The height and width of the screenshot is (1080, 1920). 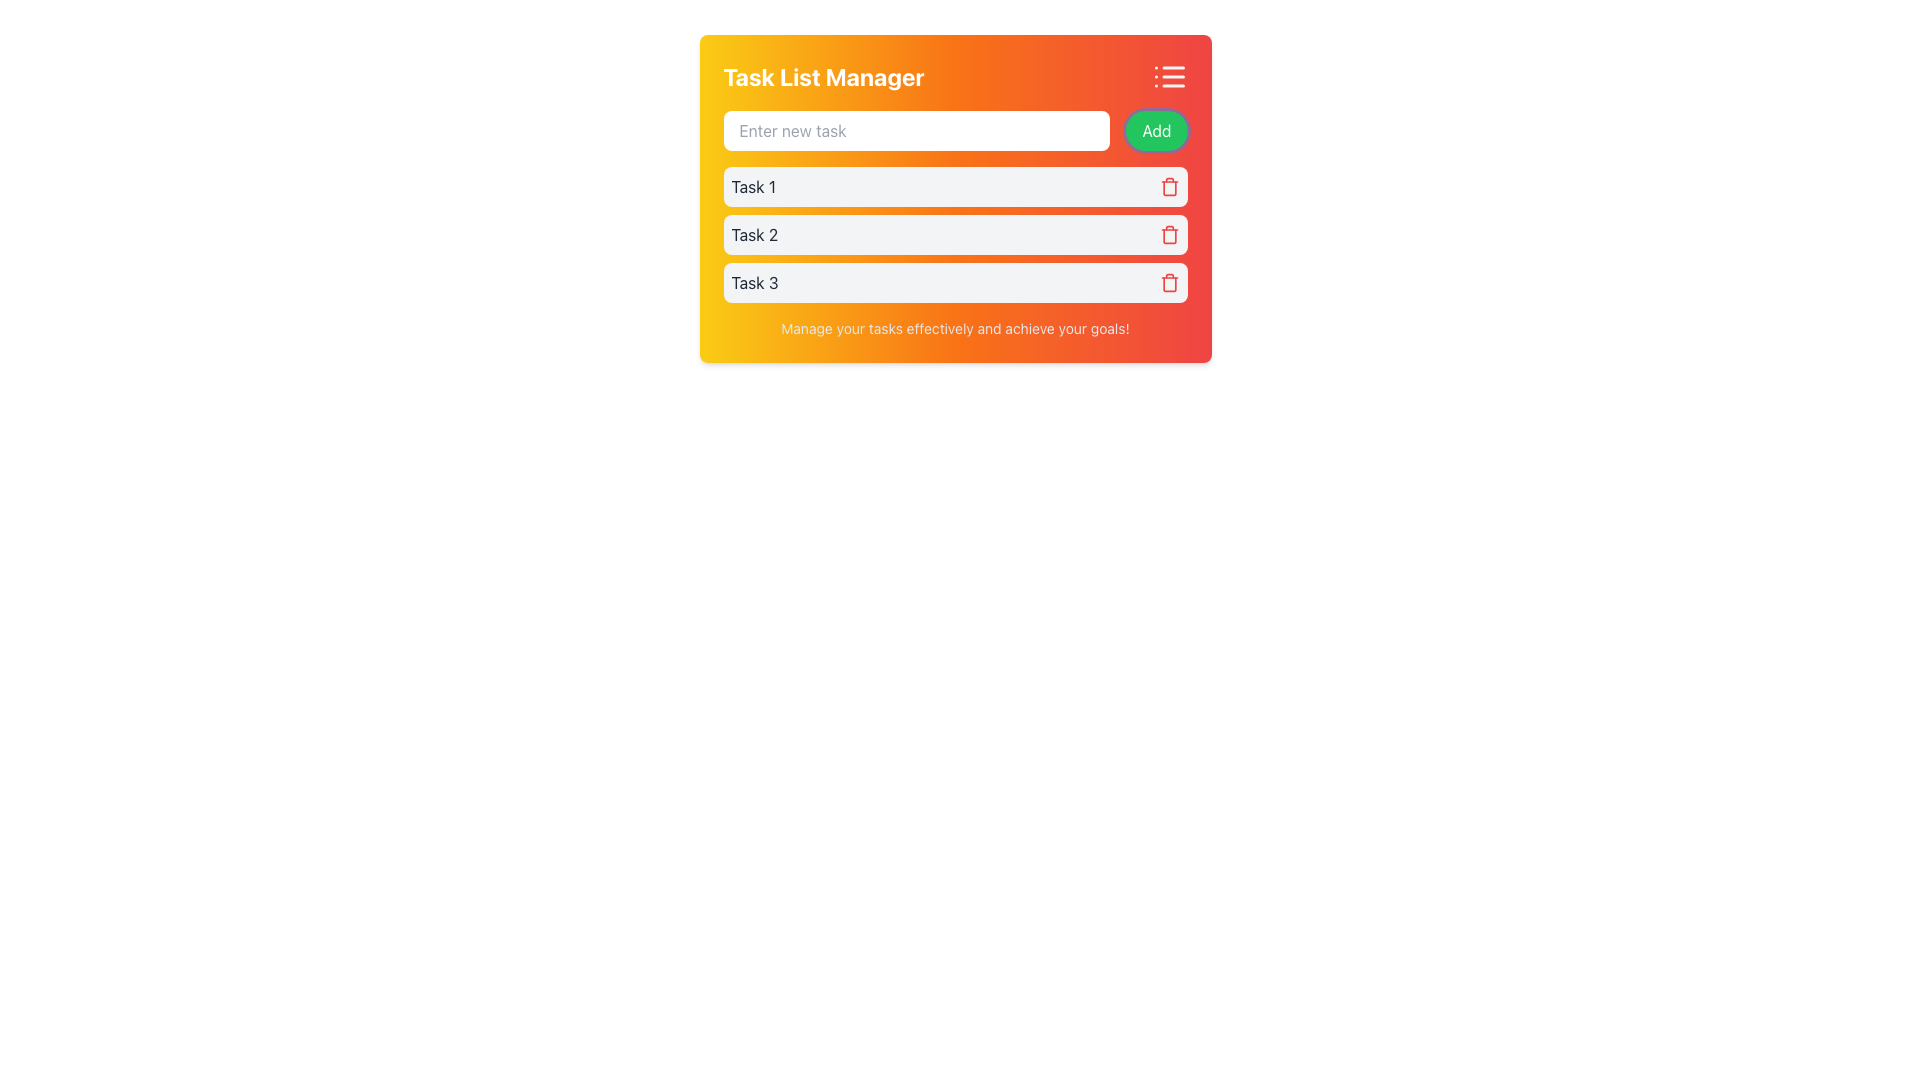 What do you see at coordinates (1169, 282) in the screenshot?
I see `the delete button located to the far right of the 'Task 3' item in the task list section` at bounding box center [1169, 282].